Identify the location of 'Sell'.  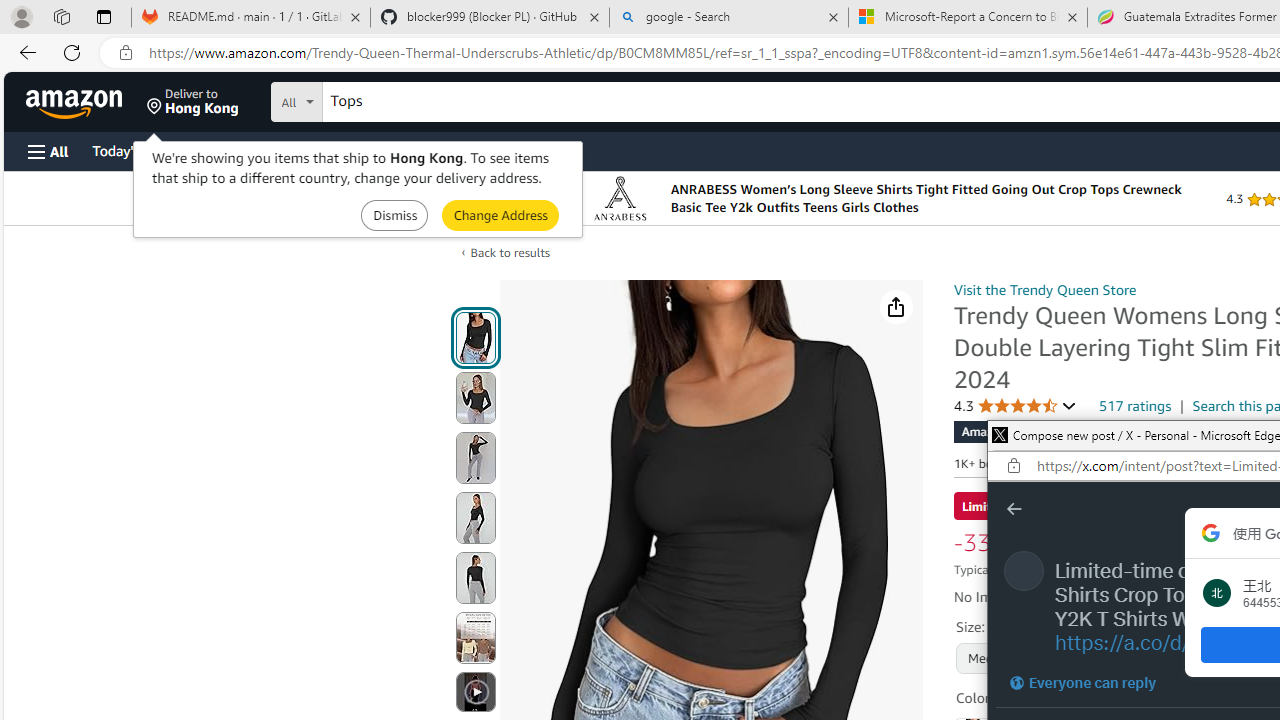
(510, 149).